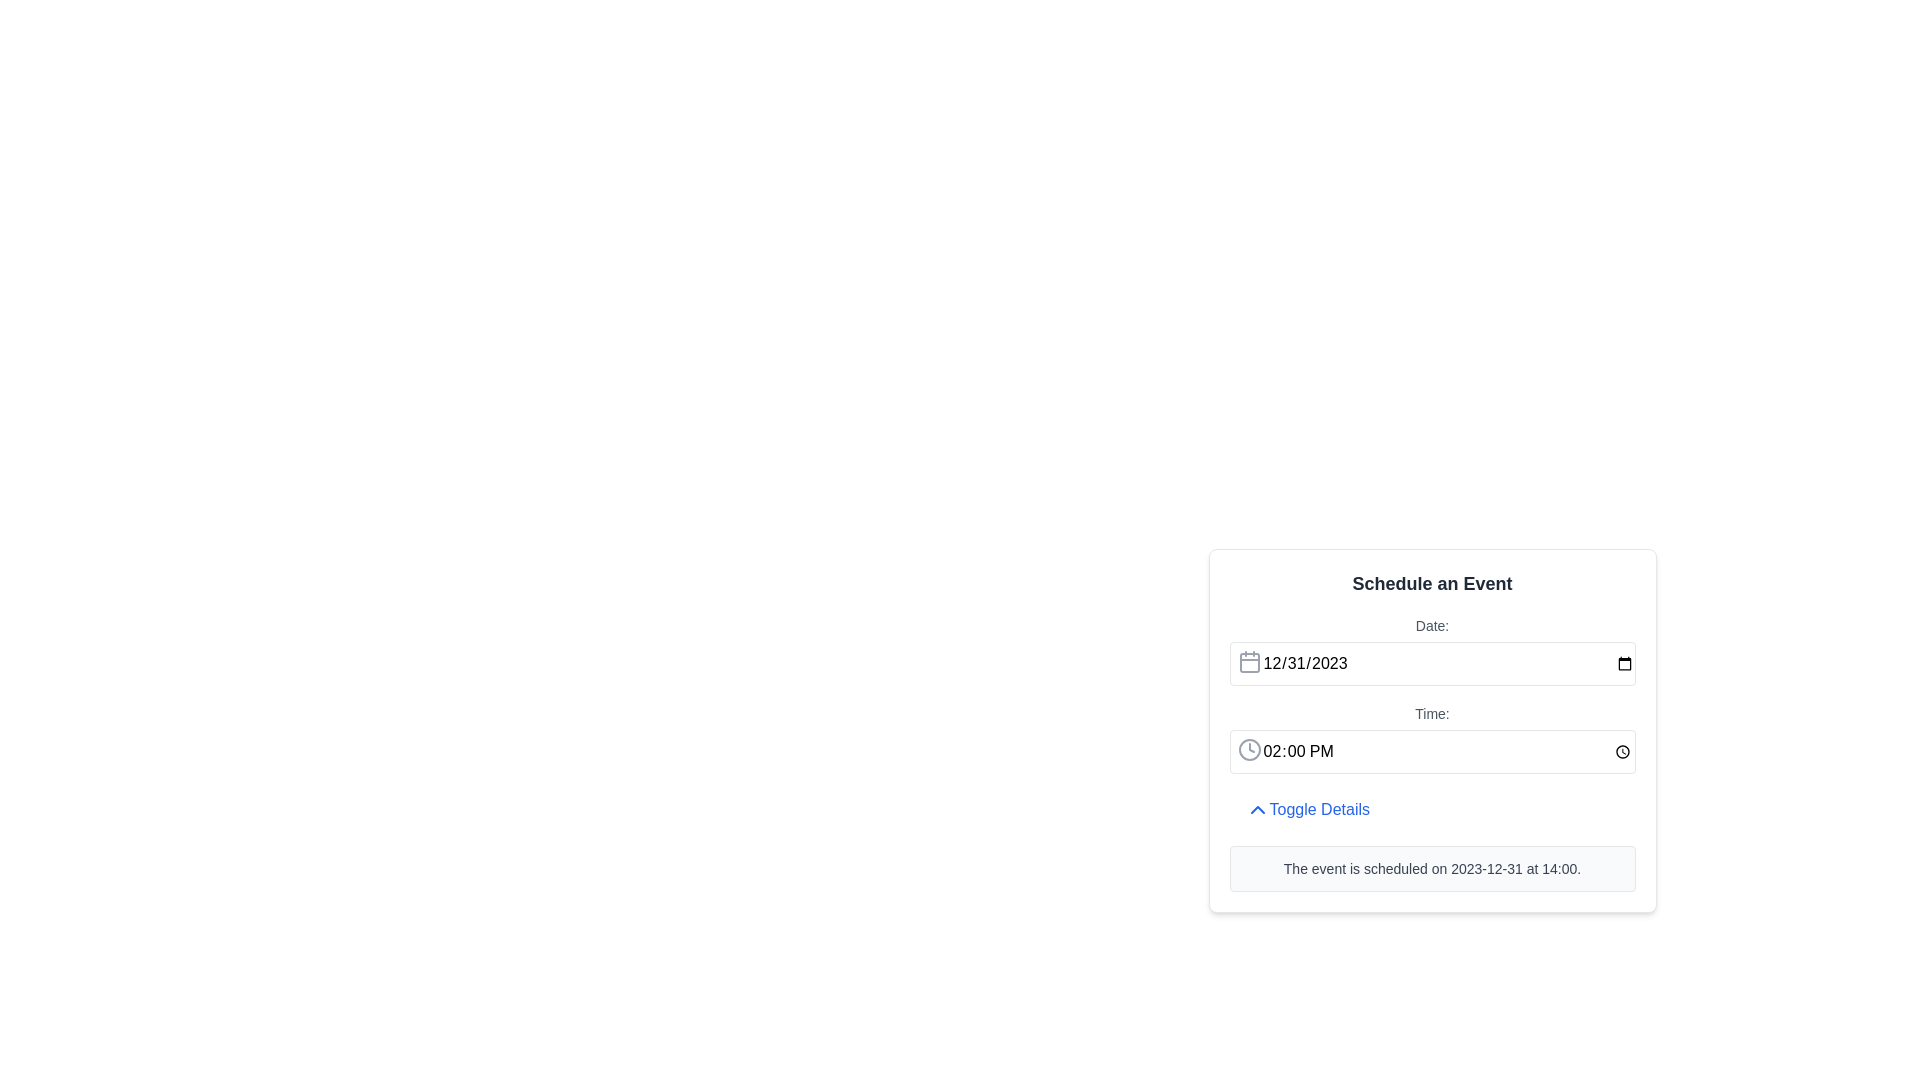 This screenshot has height=1080, width=1920. What do you see at coordinates (1248, 662) in the screenshot?
I see `the adjacent text input field by clicking the date selection icon located at the top-left inside the input field` at bounding box center [1248, 662].